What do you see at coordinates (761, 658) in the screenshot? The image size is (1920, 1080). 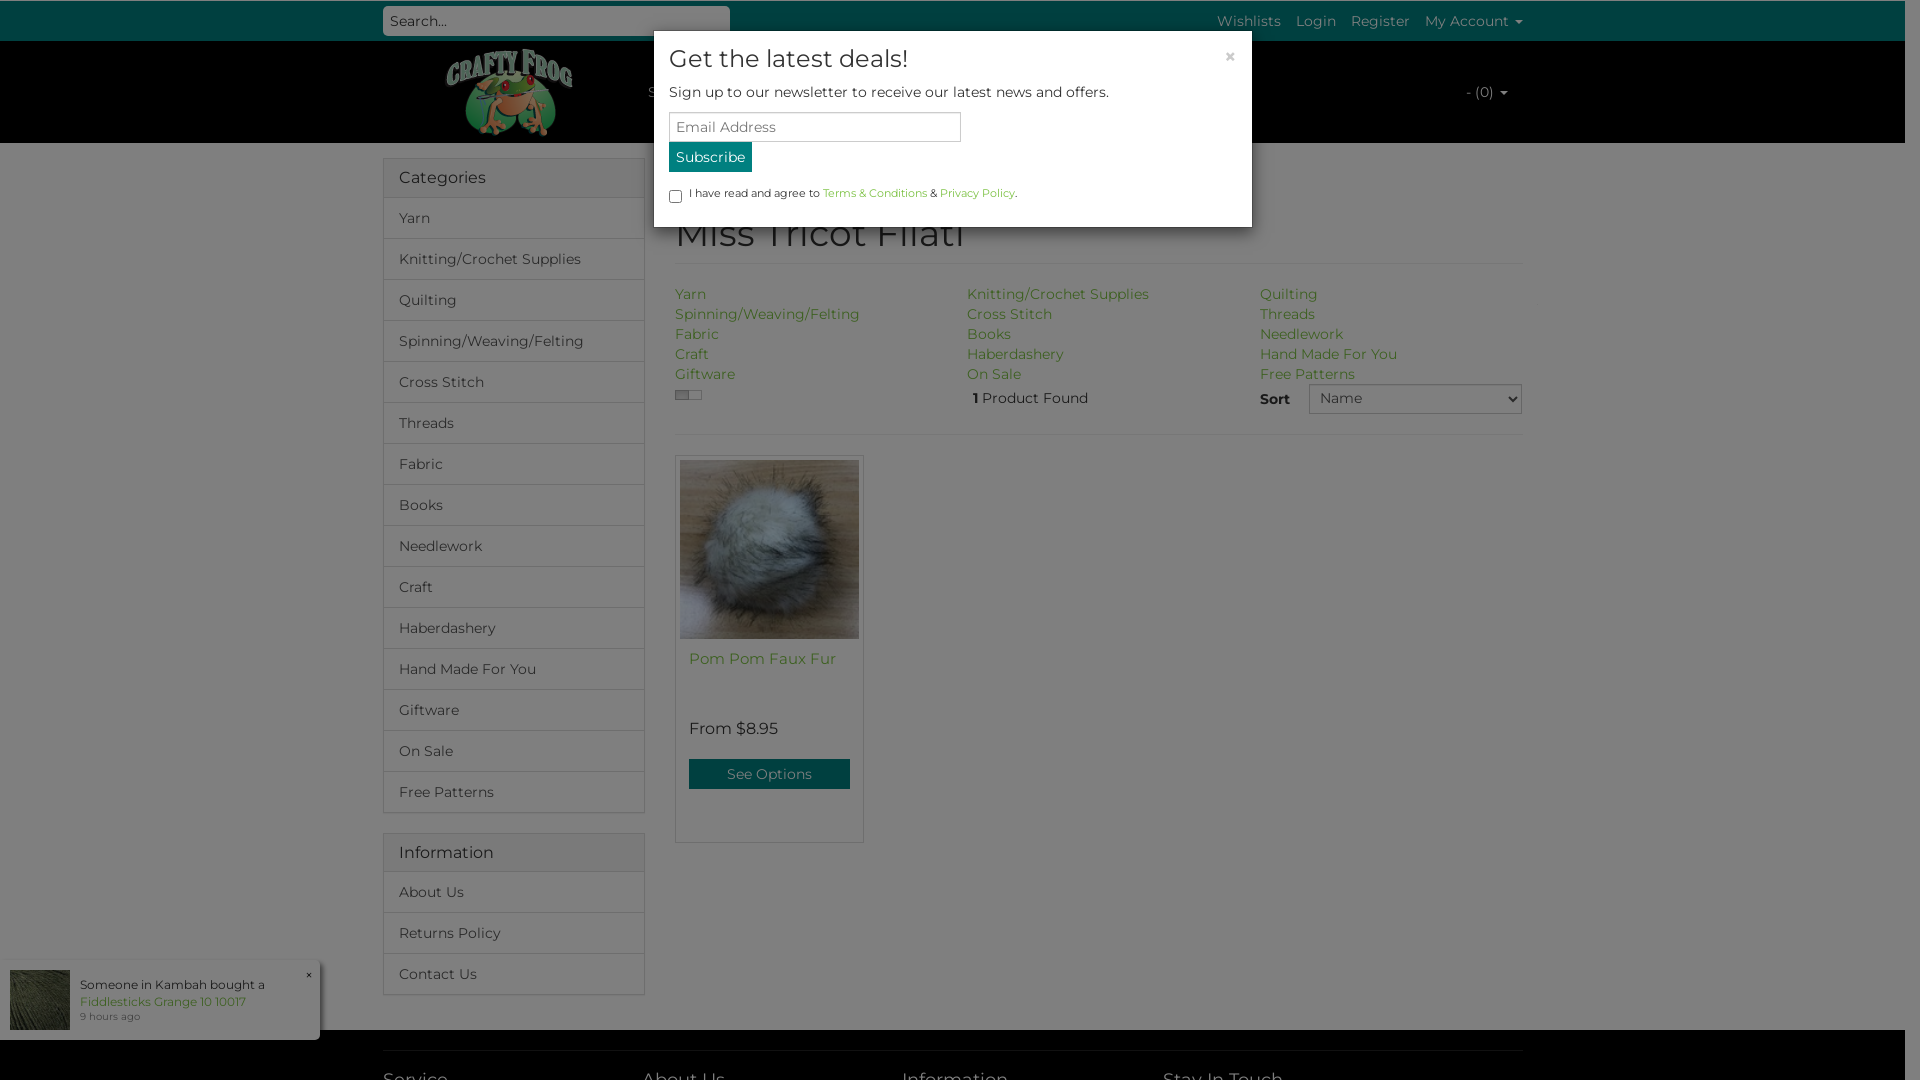 I see `'Pom Pom Faux Fur'` at bounding box center [761, 658].